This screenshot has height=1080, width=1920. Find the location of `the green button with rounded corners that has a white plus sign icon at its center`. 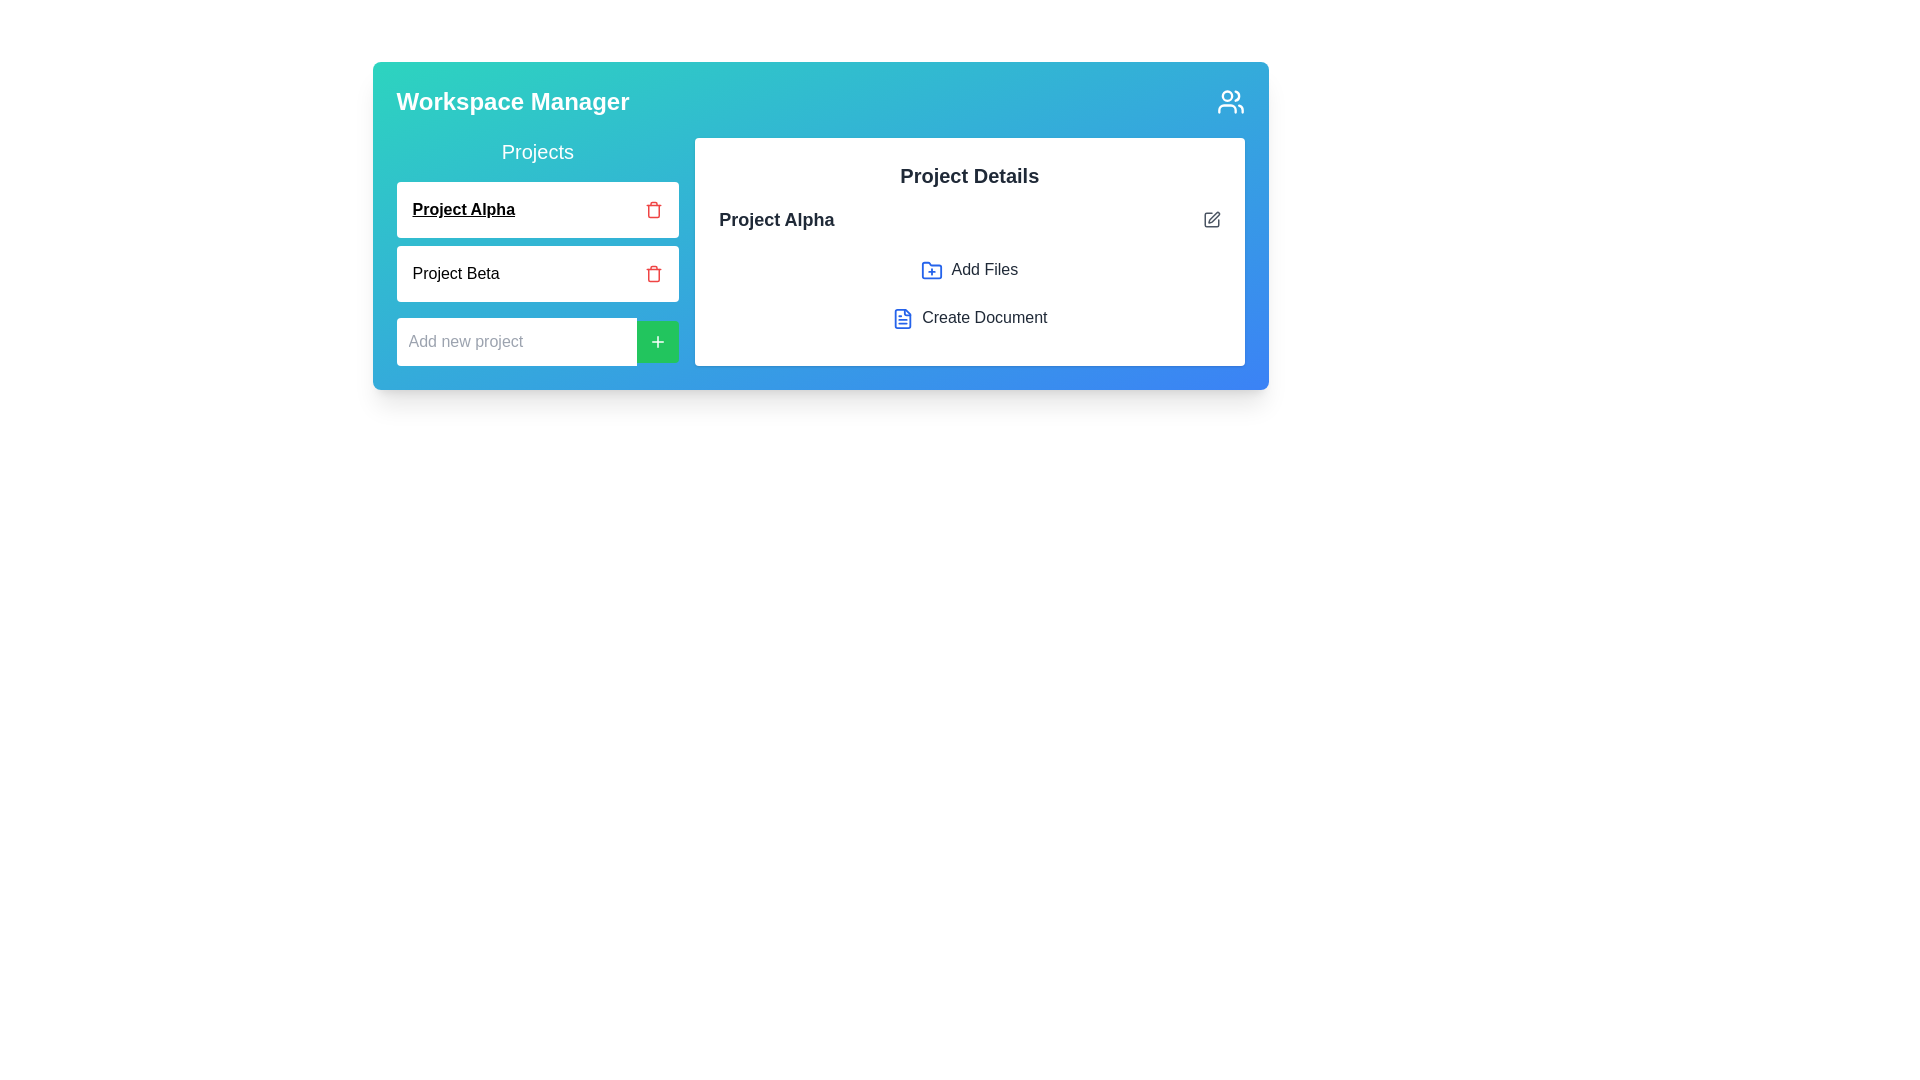

the green button with rounded corners that has a white plus sign icon at its center is located at coordinates (657, 341).